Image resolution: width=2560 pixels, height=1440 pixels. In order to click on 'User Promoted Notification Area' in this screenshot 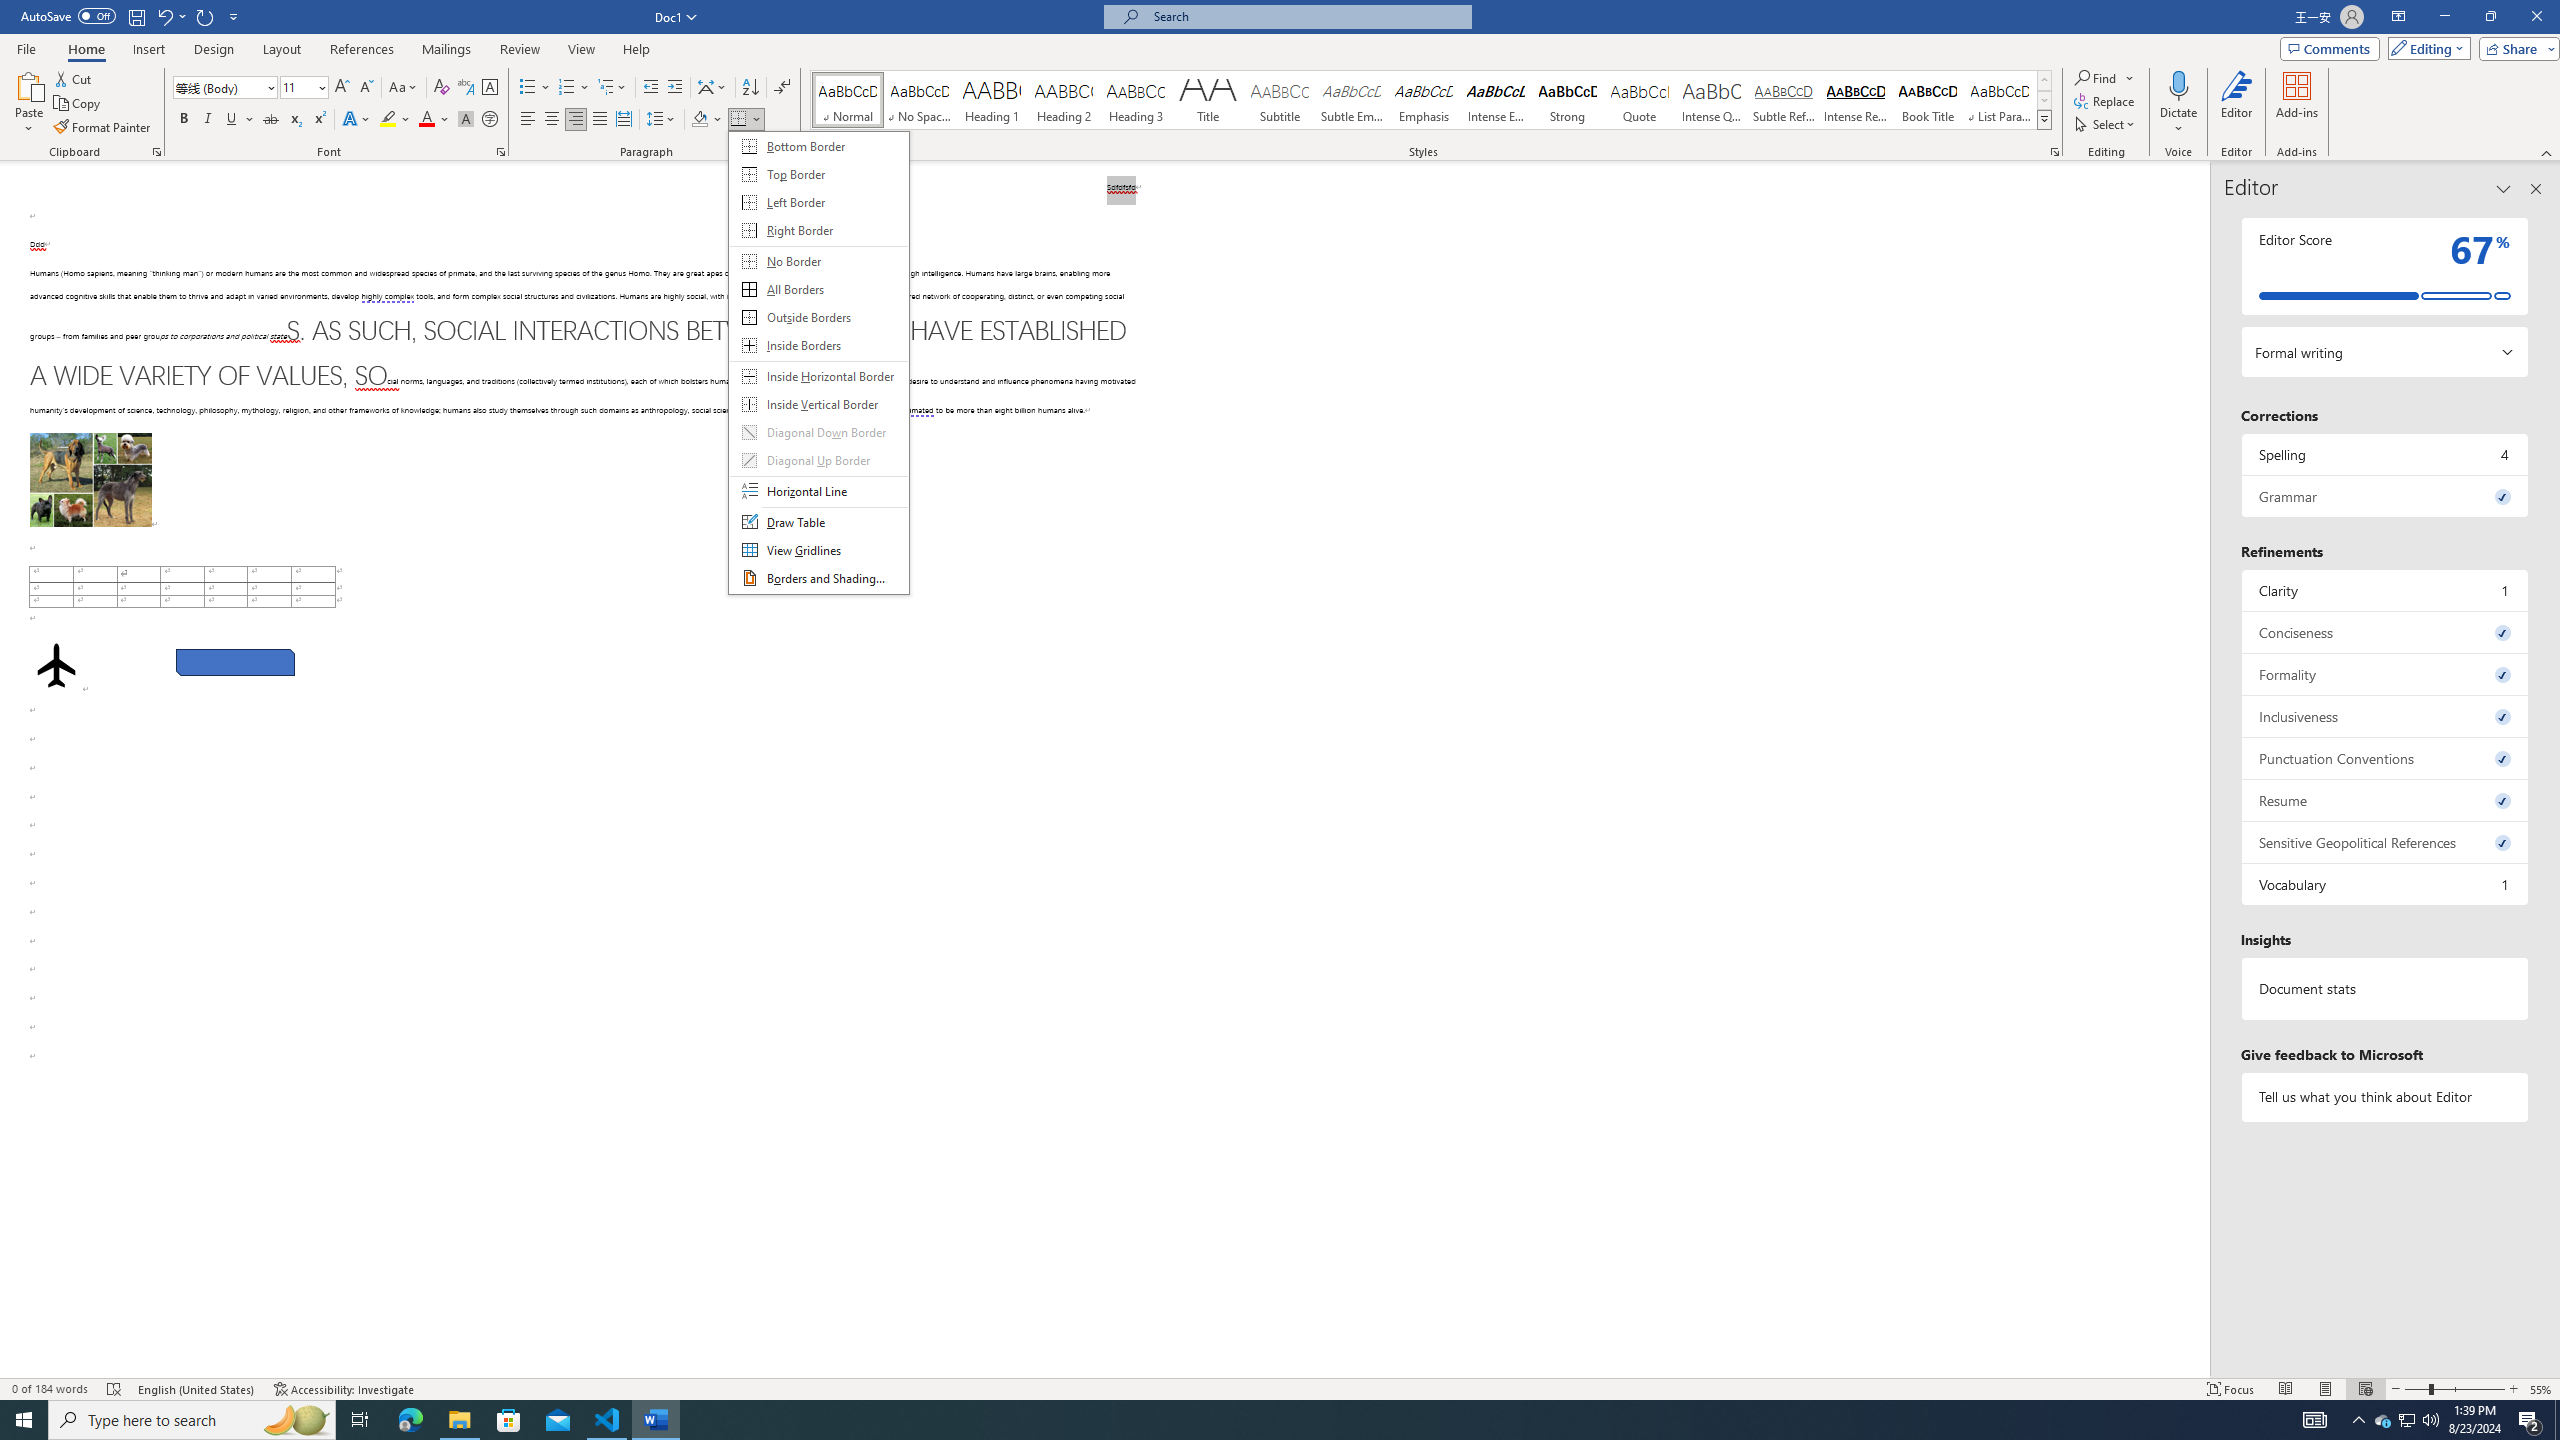, I will do `click(2405, 1418)`.